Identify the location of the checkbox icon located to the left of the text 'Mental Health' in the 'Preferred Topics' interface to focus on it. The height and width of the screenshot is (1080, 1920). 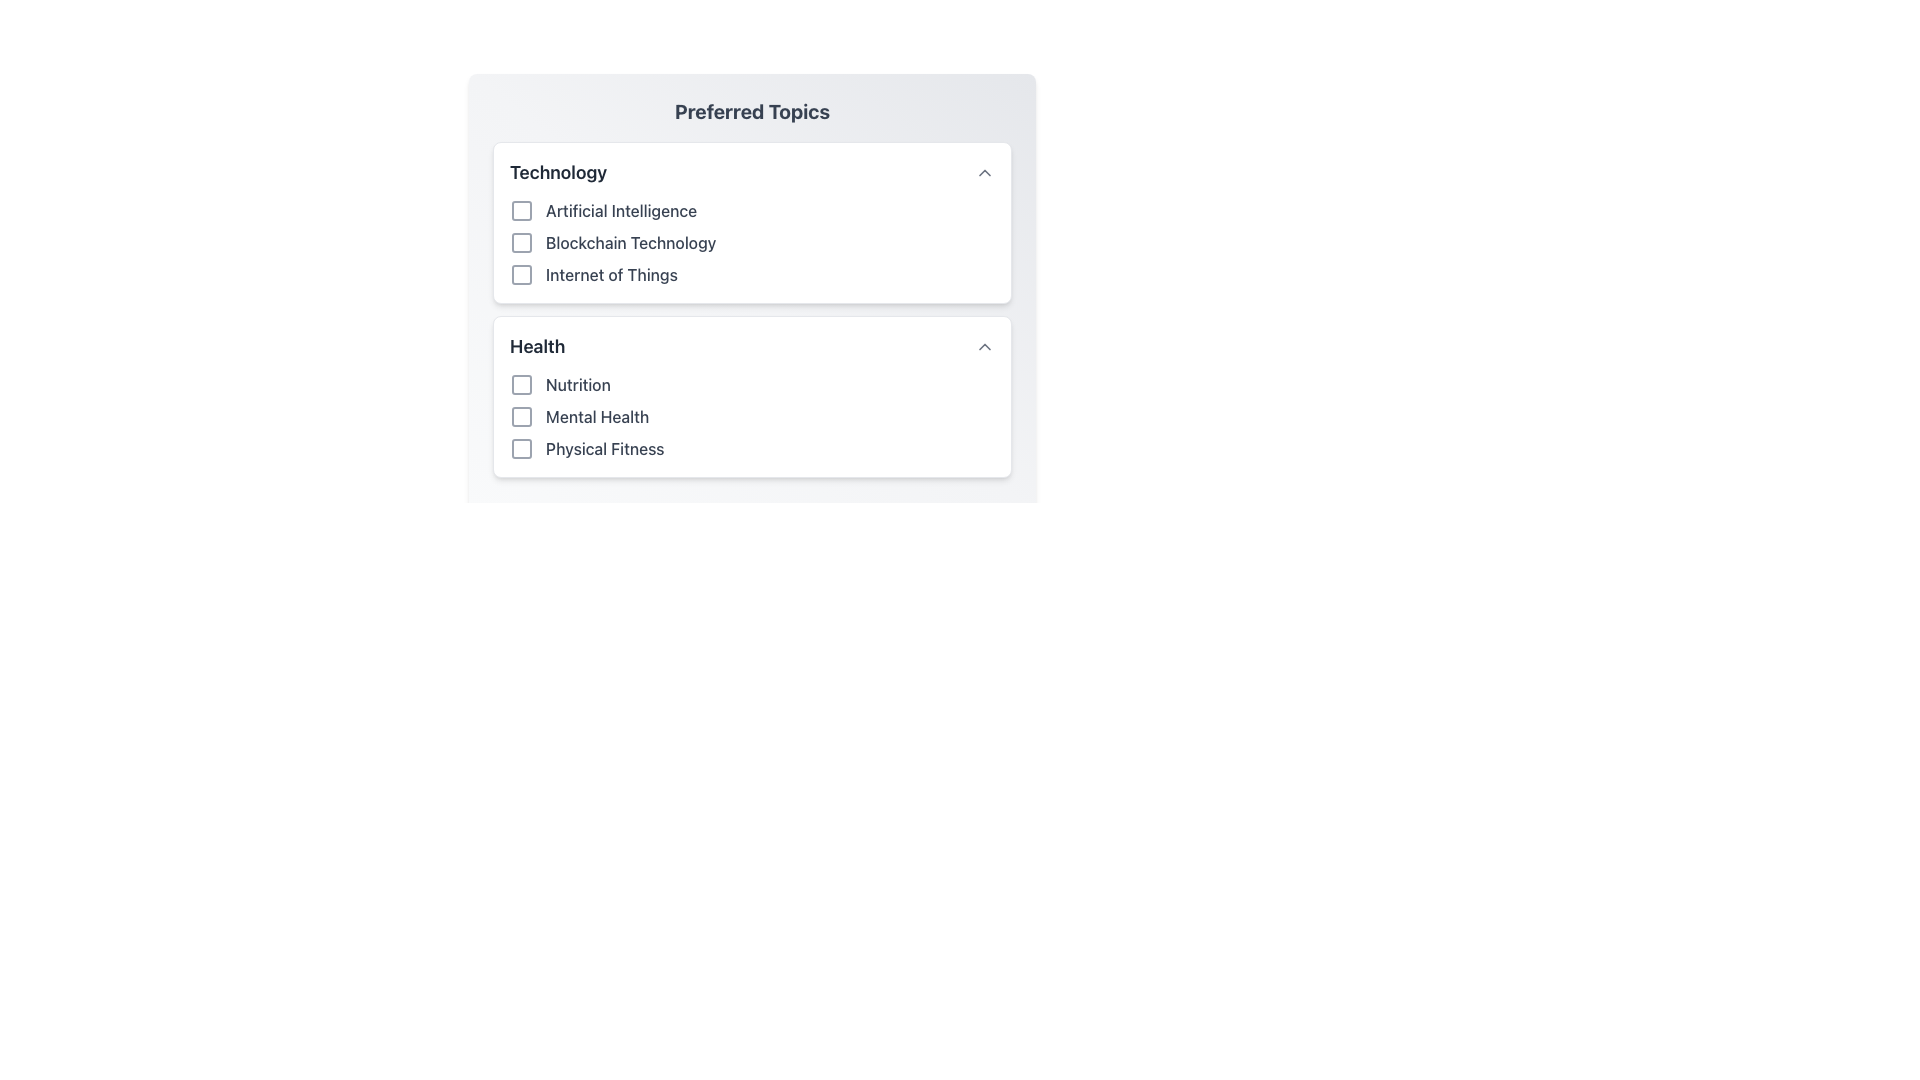
(522, 415).